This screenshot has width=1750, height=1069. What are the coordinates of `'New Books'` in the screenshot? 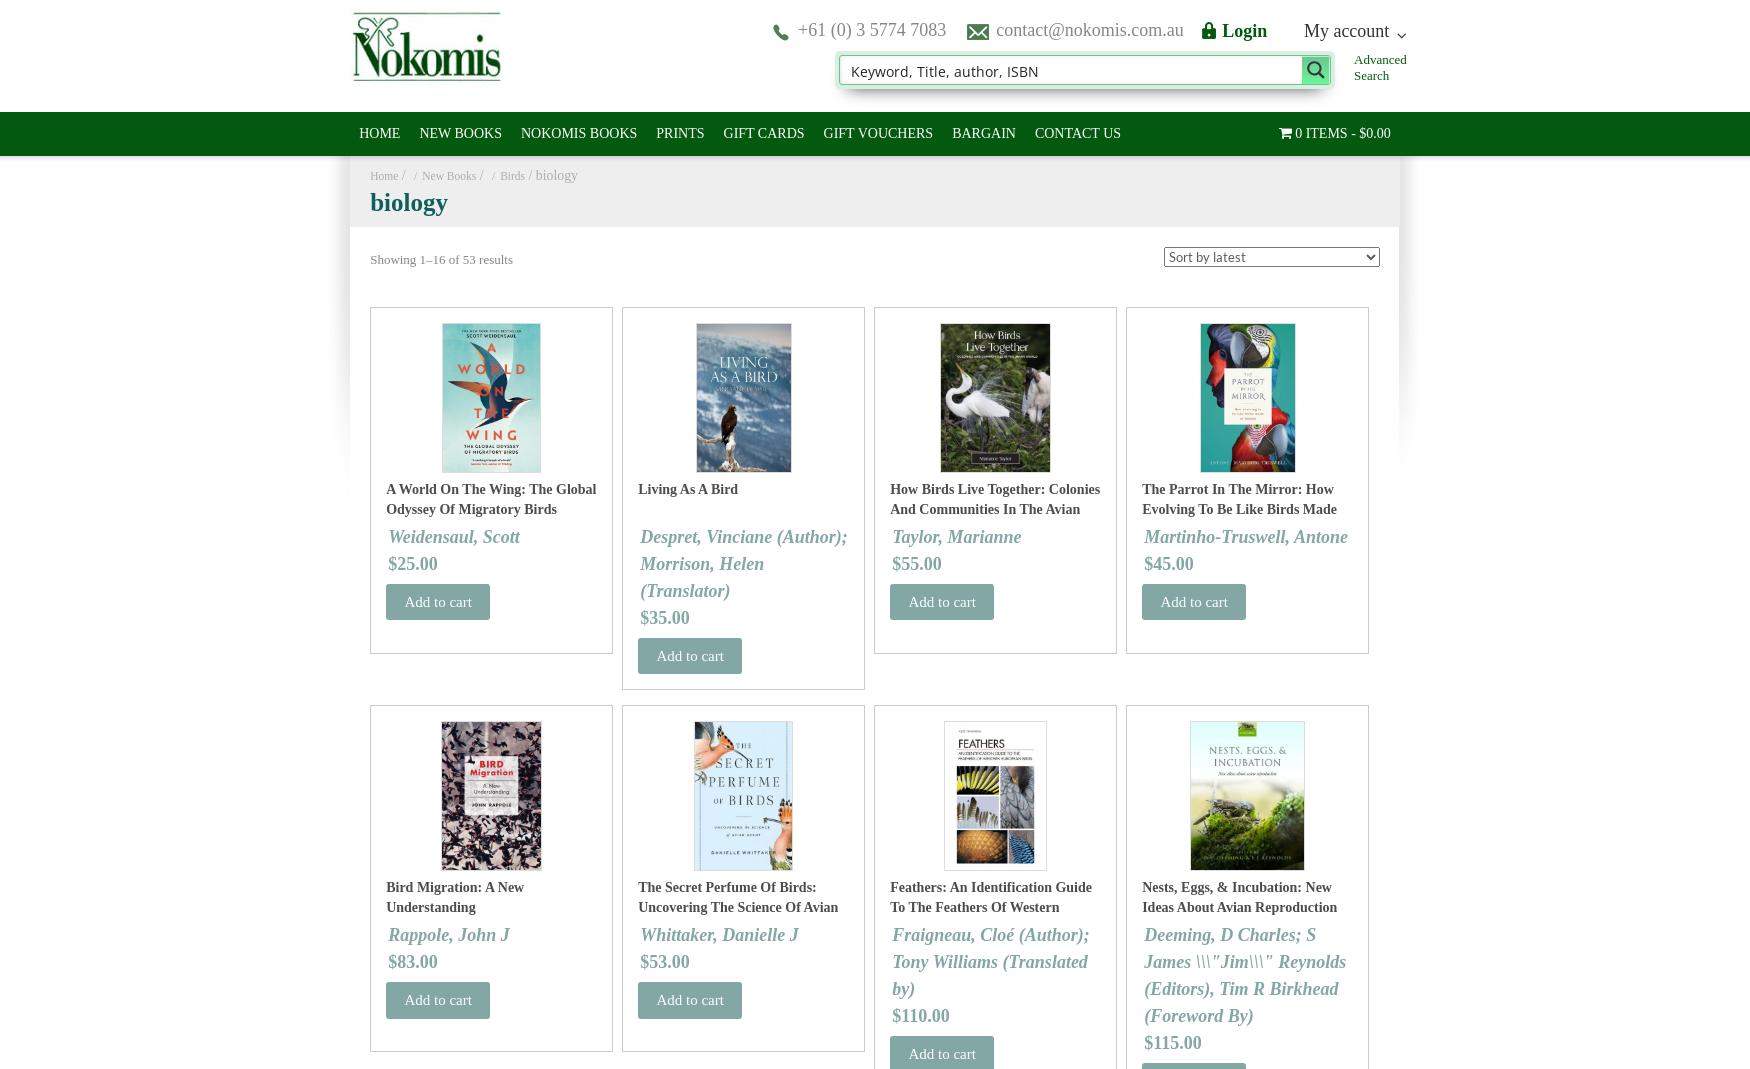 It's located at (420, 175).